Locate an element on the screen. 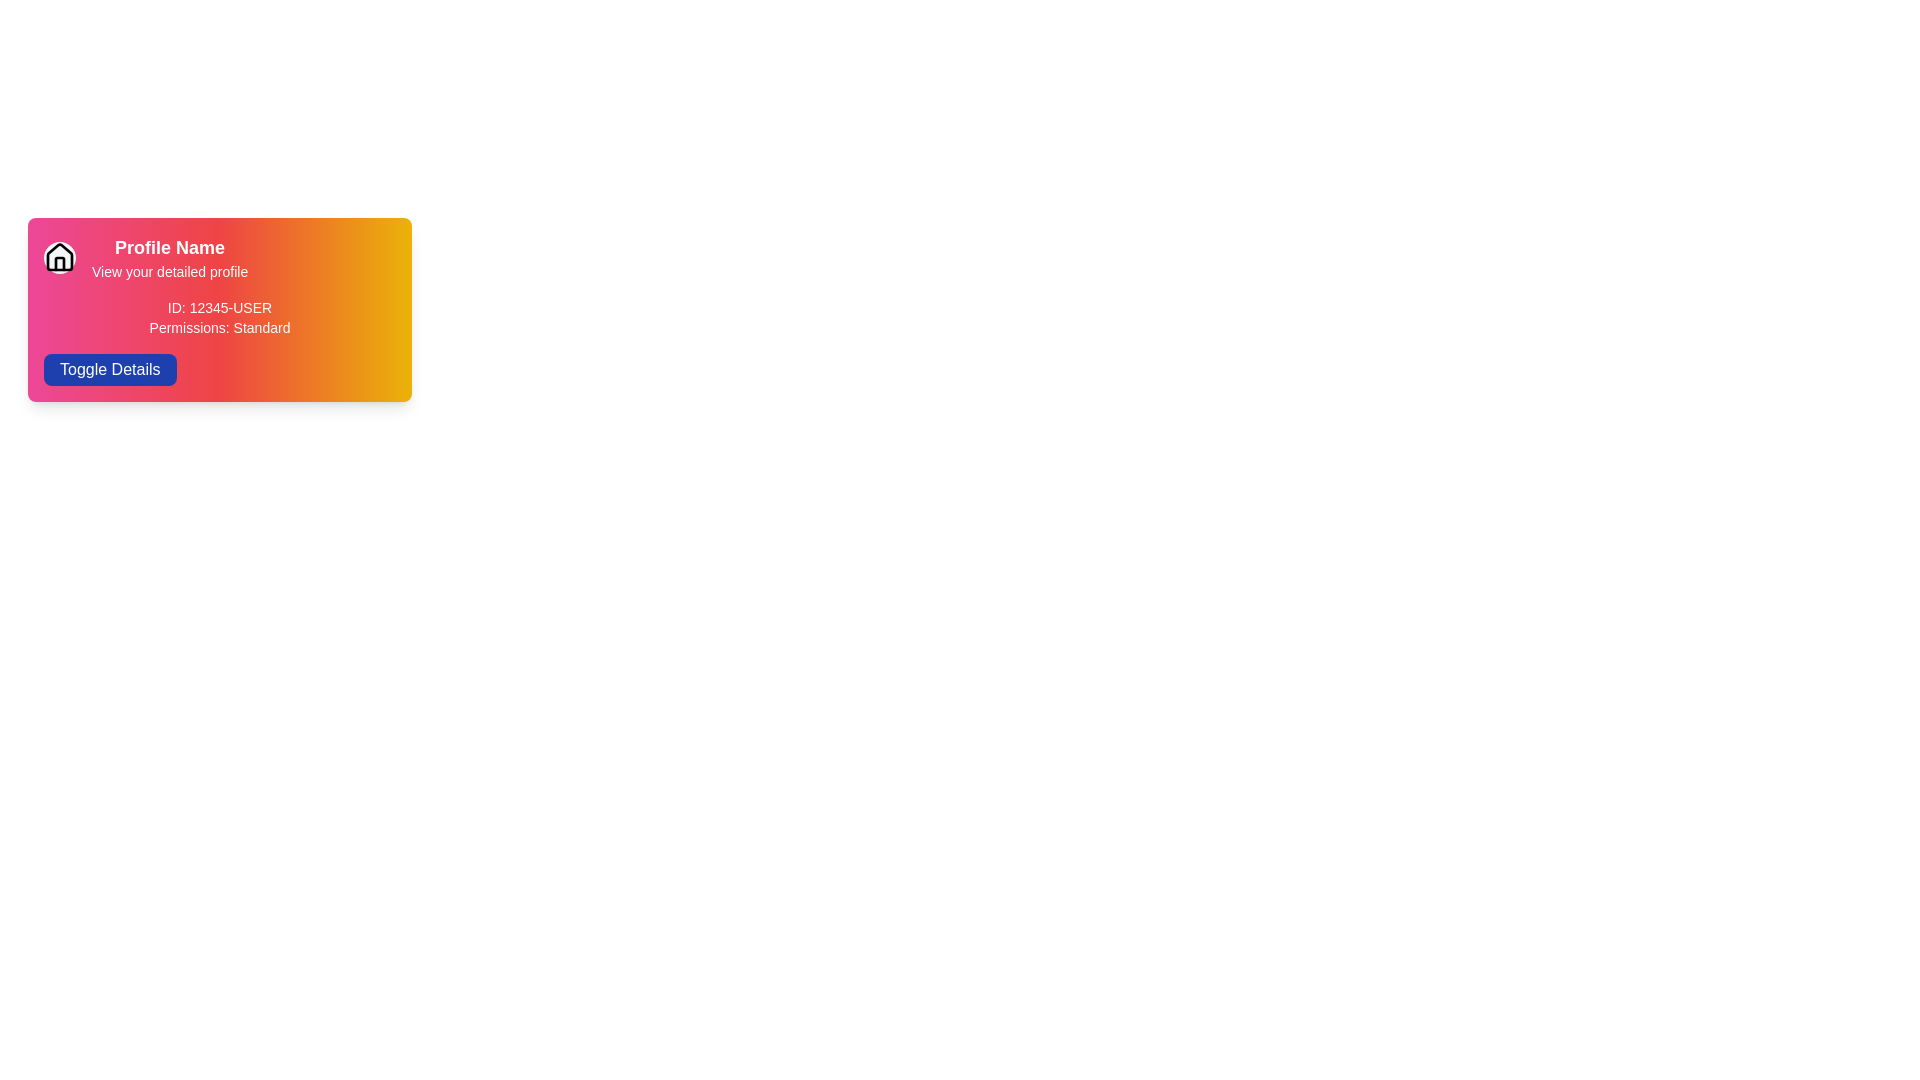  the text label displaying 'Permissions: Standard', located at the bottom of the user ID information block in the card-like interface is located at coordinates (220, 326).